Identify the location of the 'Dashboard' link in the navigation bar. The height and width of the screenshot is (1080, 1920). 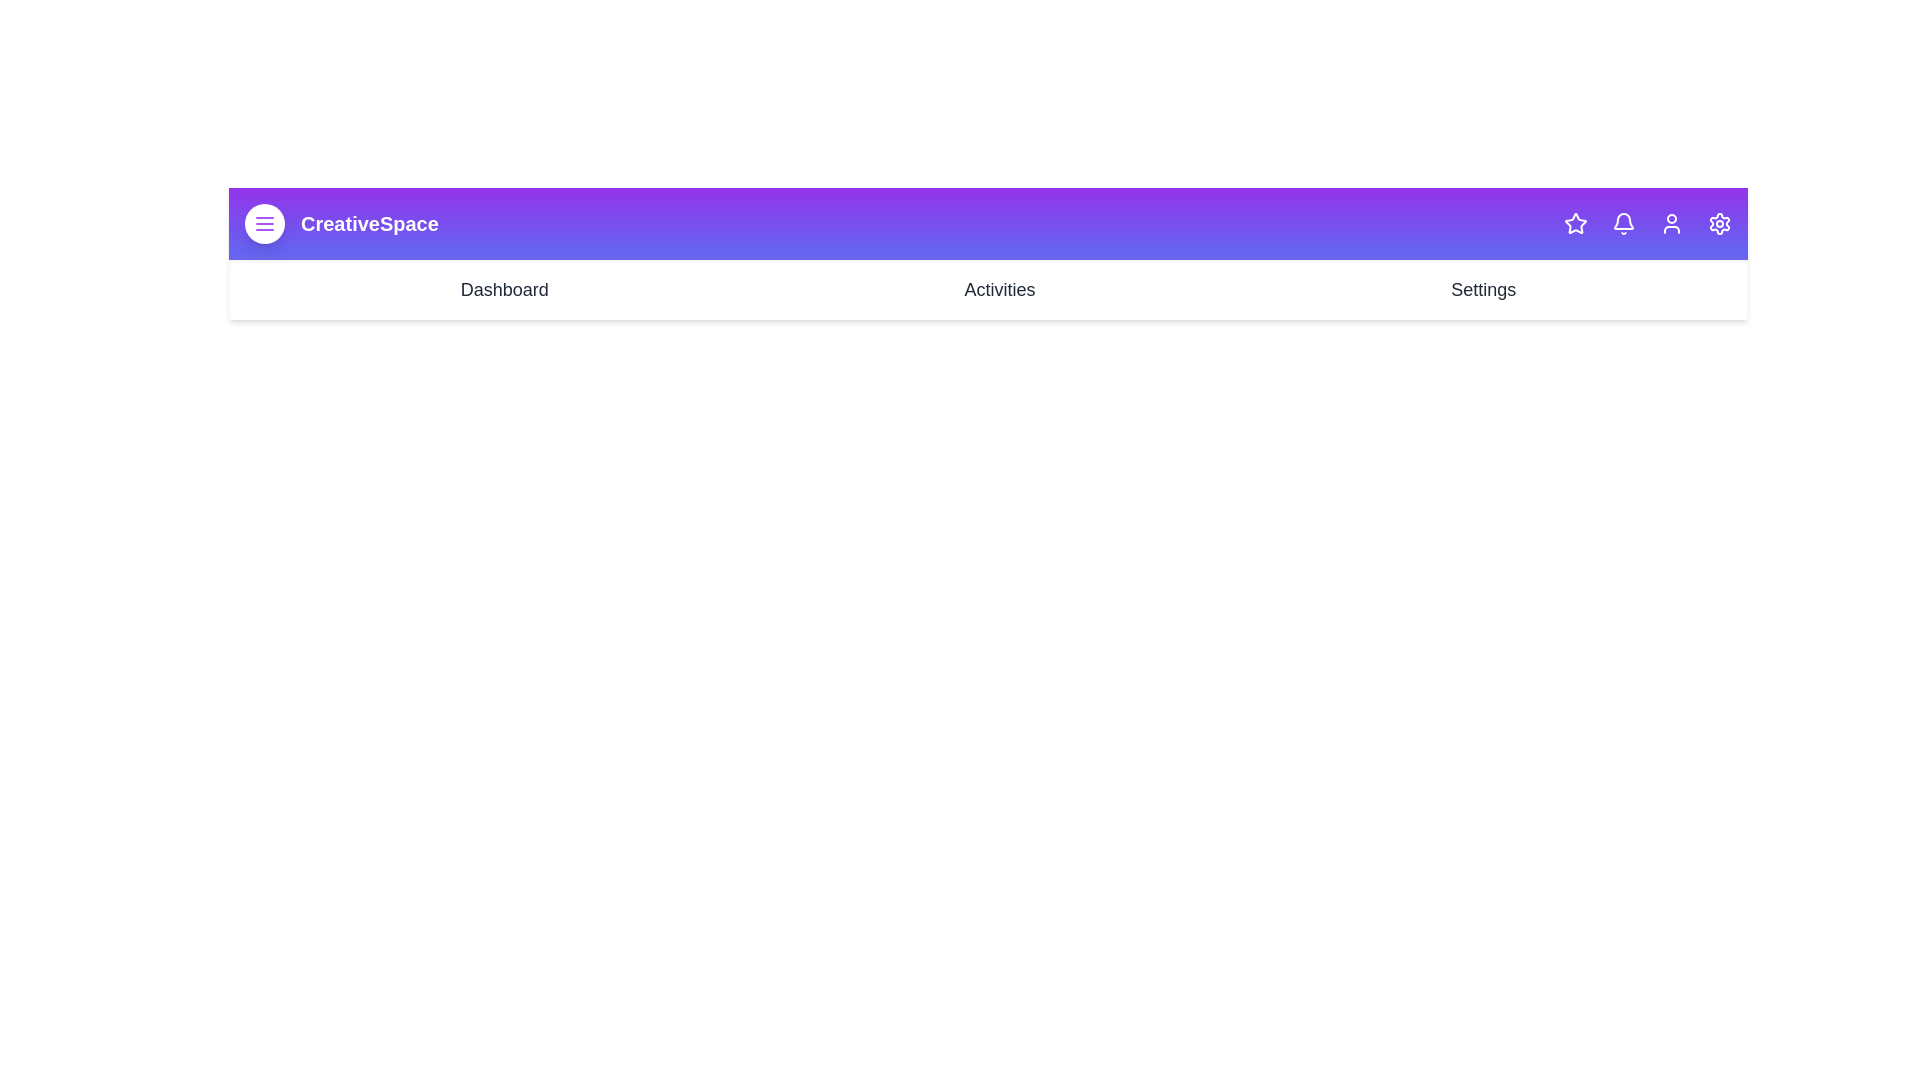
(504, 289).